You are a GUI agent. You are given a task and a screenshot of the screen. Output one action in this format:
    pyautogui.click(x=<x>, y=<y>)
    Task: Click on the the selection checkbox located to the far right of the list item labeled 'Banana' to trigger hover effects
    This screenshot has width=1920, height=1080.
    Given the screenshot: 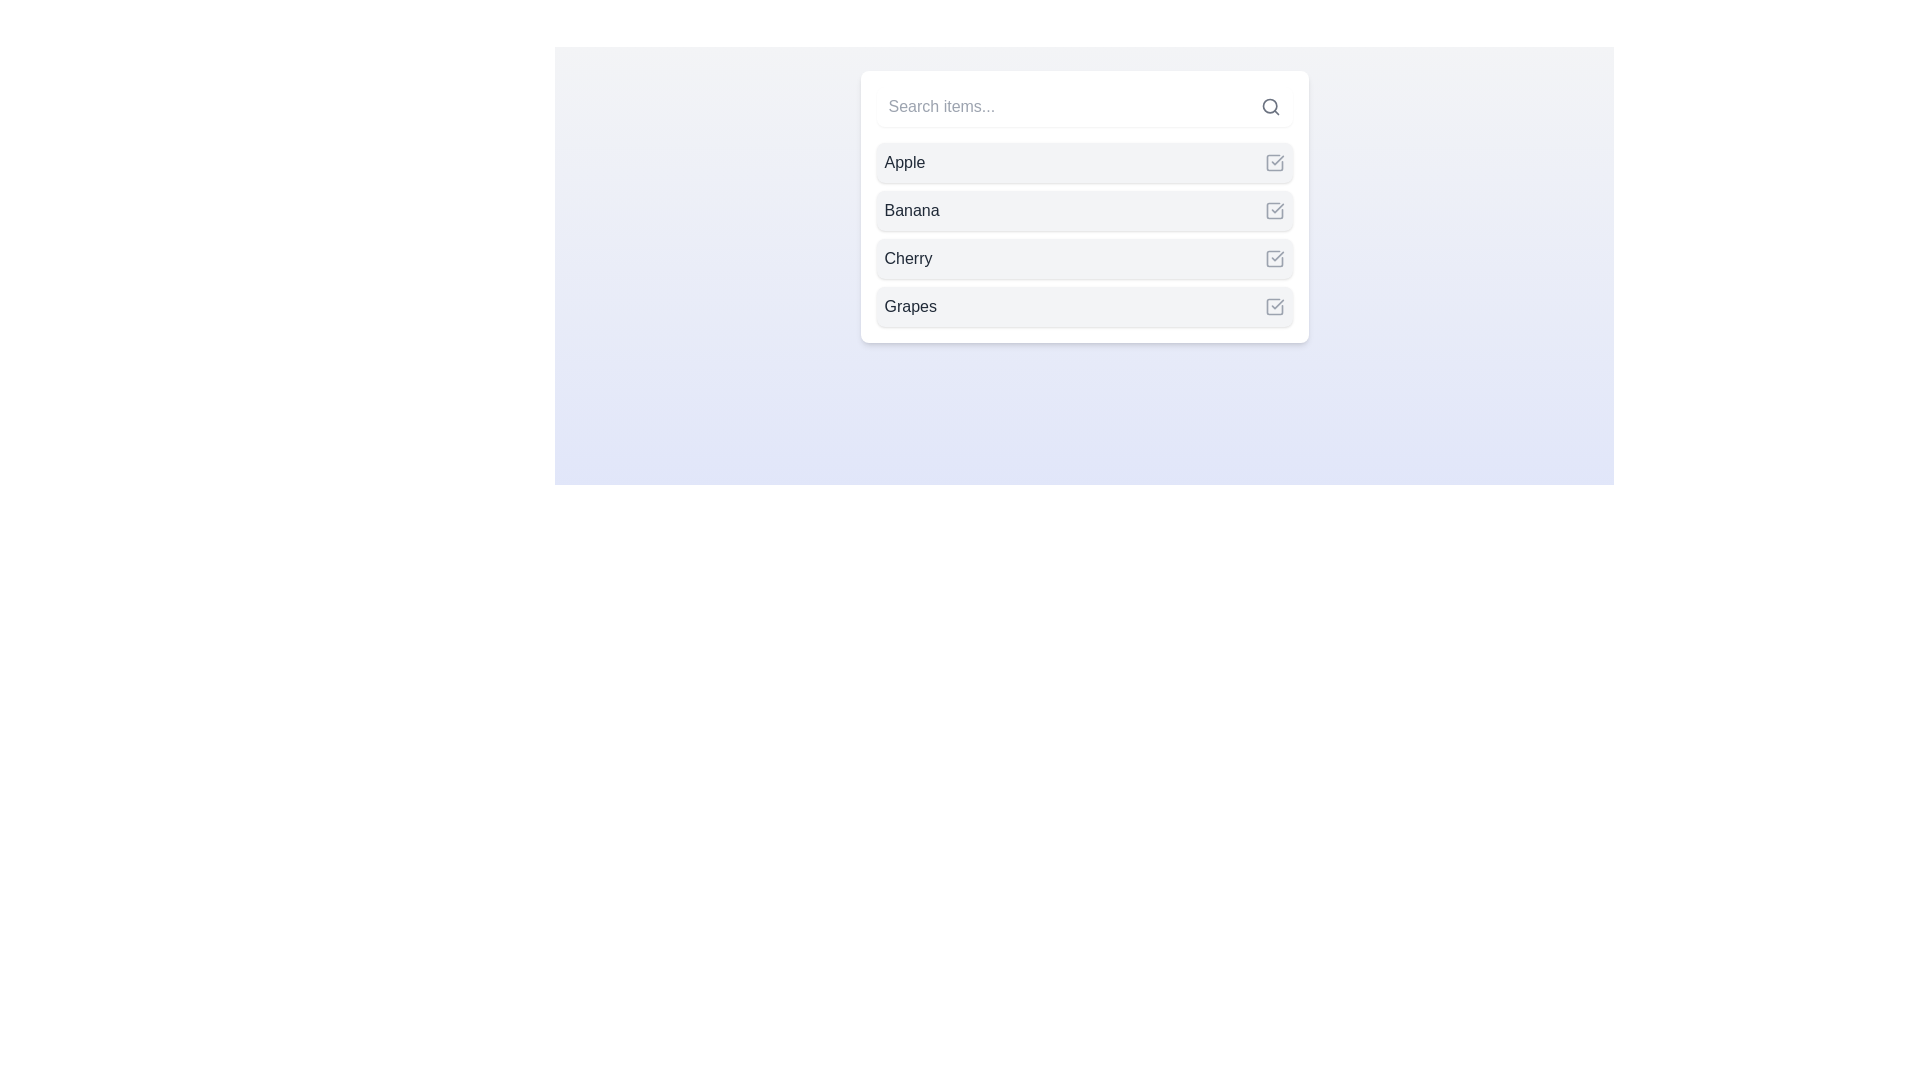 What is the action you would take?
    pyautogui.click(x=1273, y=211)
    